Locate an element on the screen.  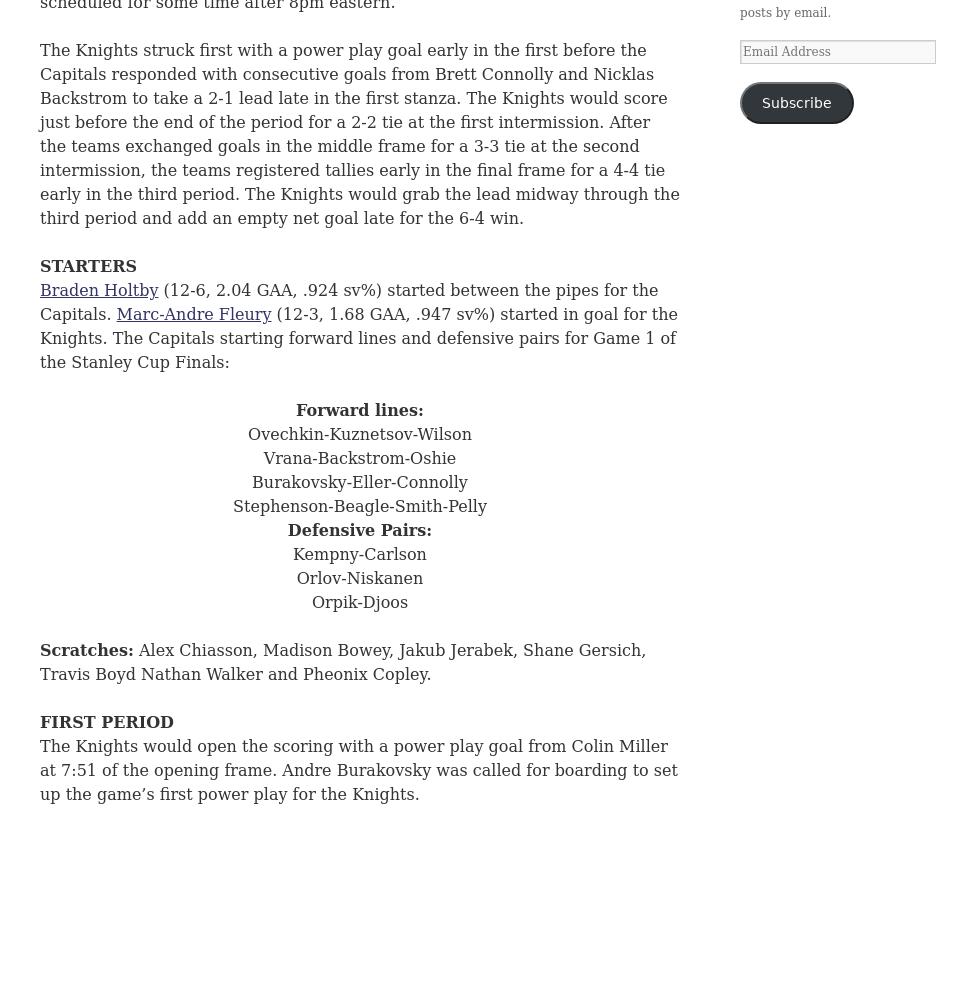
'The Knights struck first with a power play goal early in the first before the Capitals responded with consecutive goals from Brett Connolly and Nicklas Backstrom to take a 2-1 lead late in the first stanza. The Knights would score just before the end of the period for a 2-2 tie at the first intermission. After the teams exchanged goals in the middle frame for a 3-3 tie at the second intermission, the teams registered tallies early in the final frame for a 4-4 tie early in the third period. The Knights would grab the lead midway through the third period and add an empty net goal late for the 6-4 win.' is located at coordinates (359, 134).